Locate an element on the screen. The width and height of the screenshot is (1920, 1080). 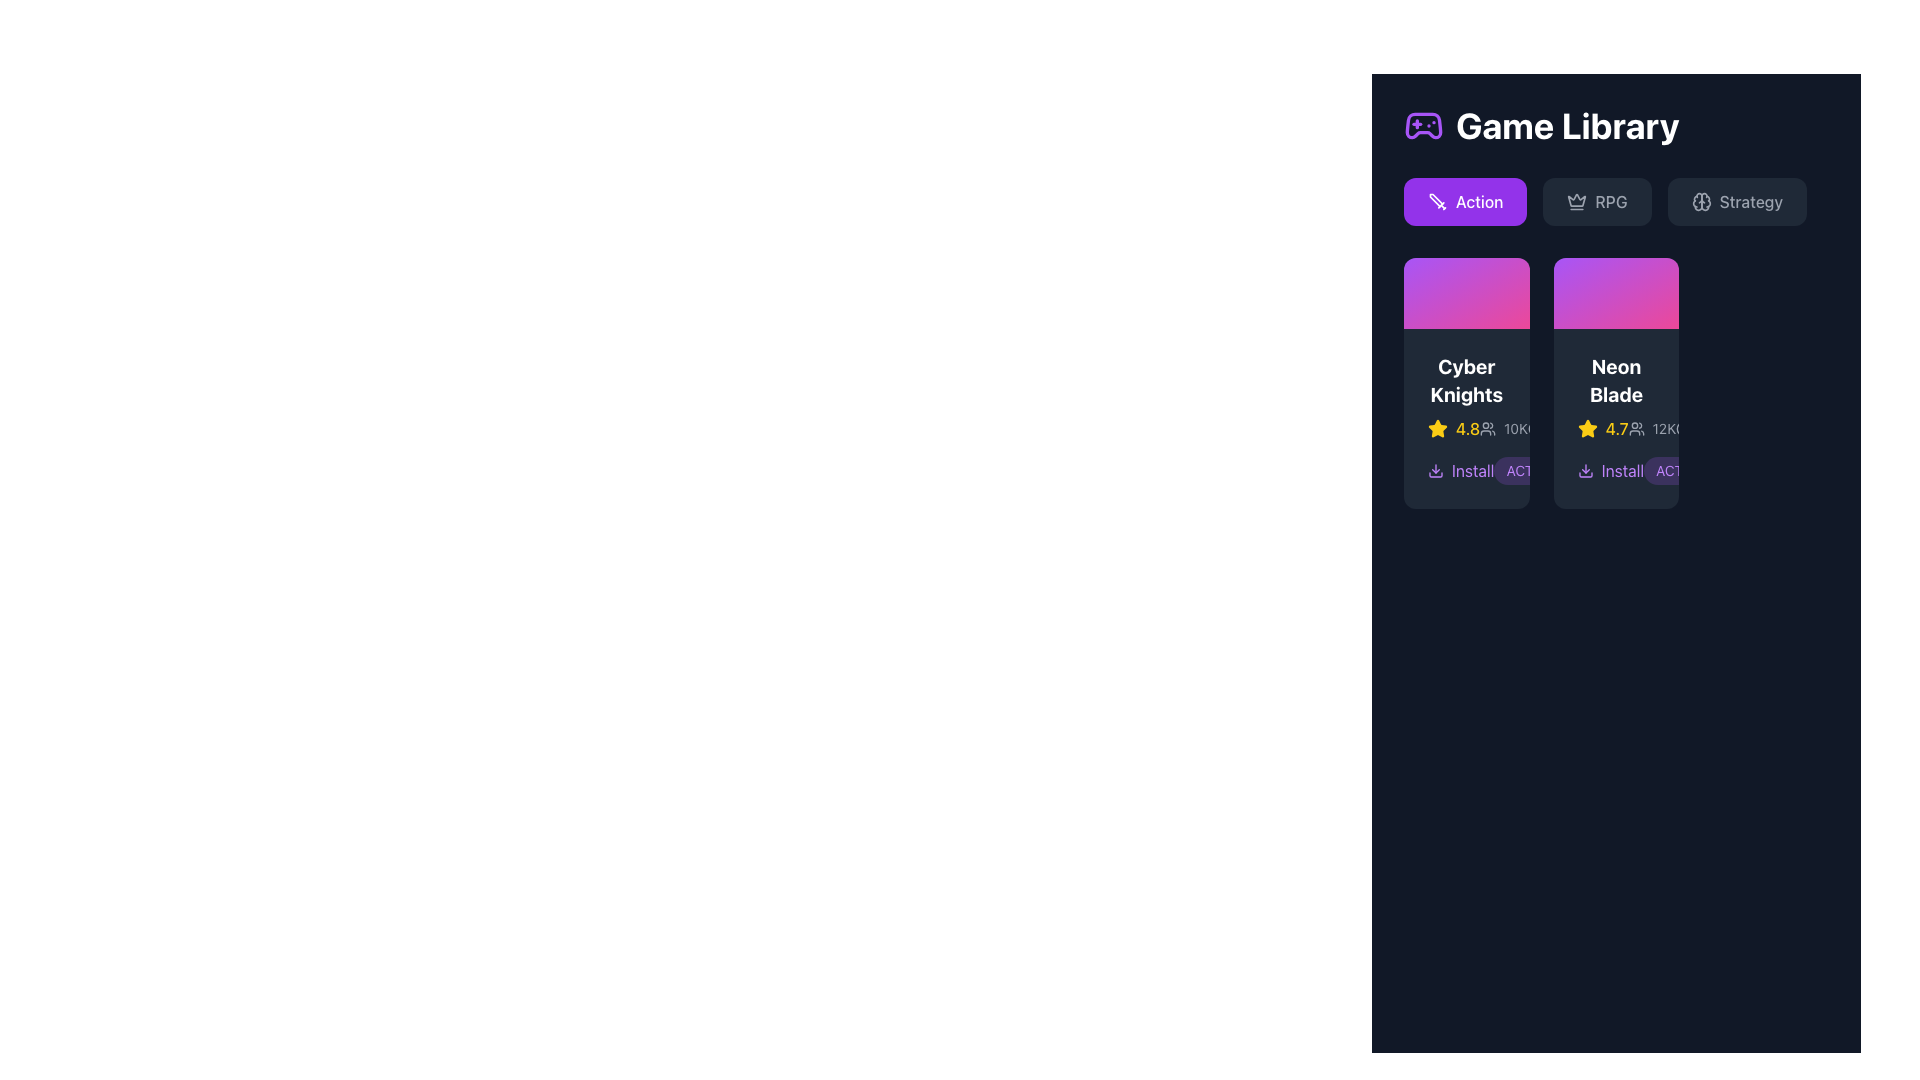
the gold-colored star icon located below the 'Neon Blade' text in the second card of the grid is located at coordinates (1437, 427).